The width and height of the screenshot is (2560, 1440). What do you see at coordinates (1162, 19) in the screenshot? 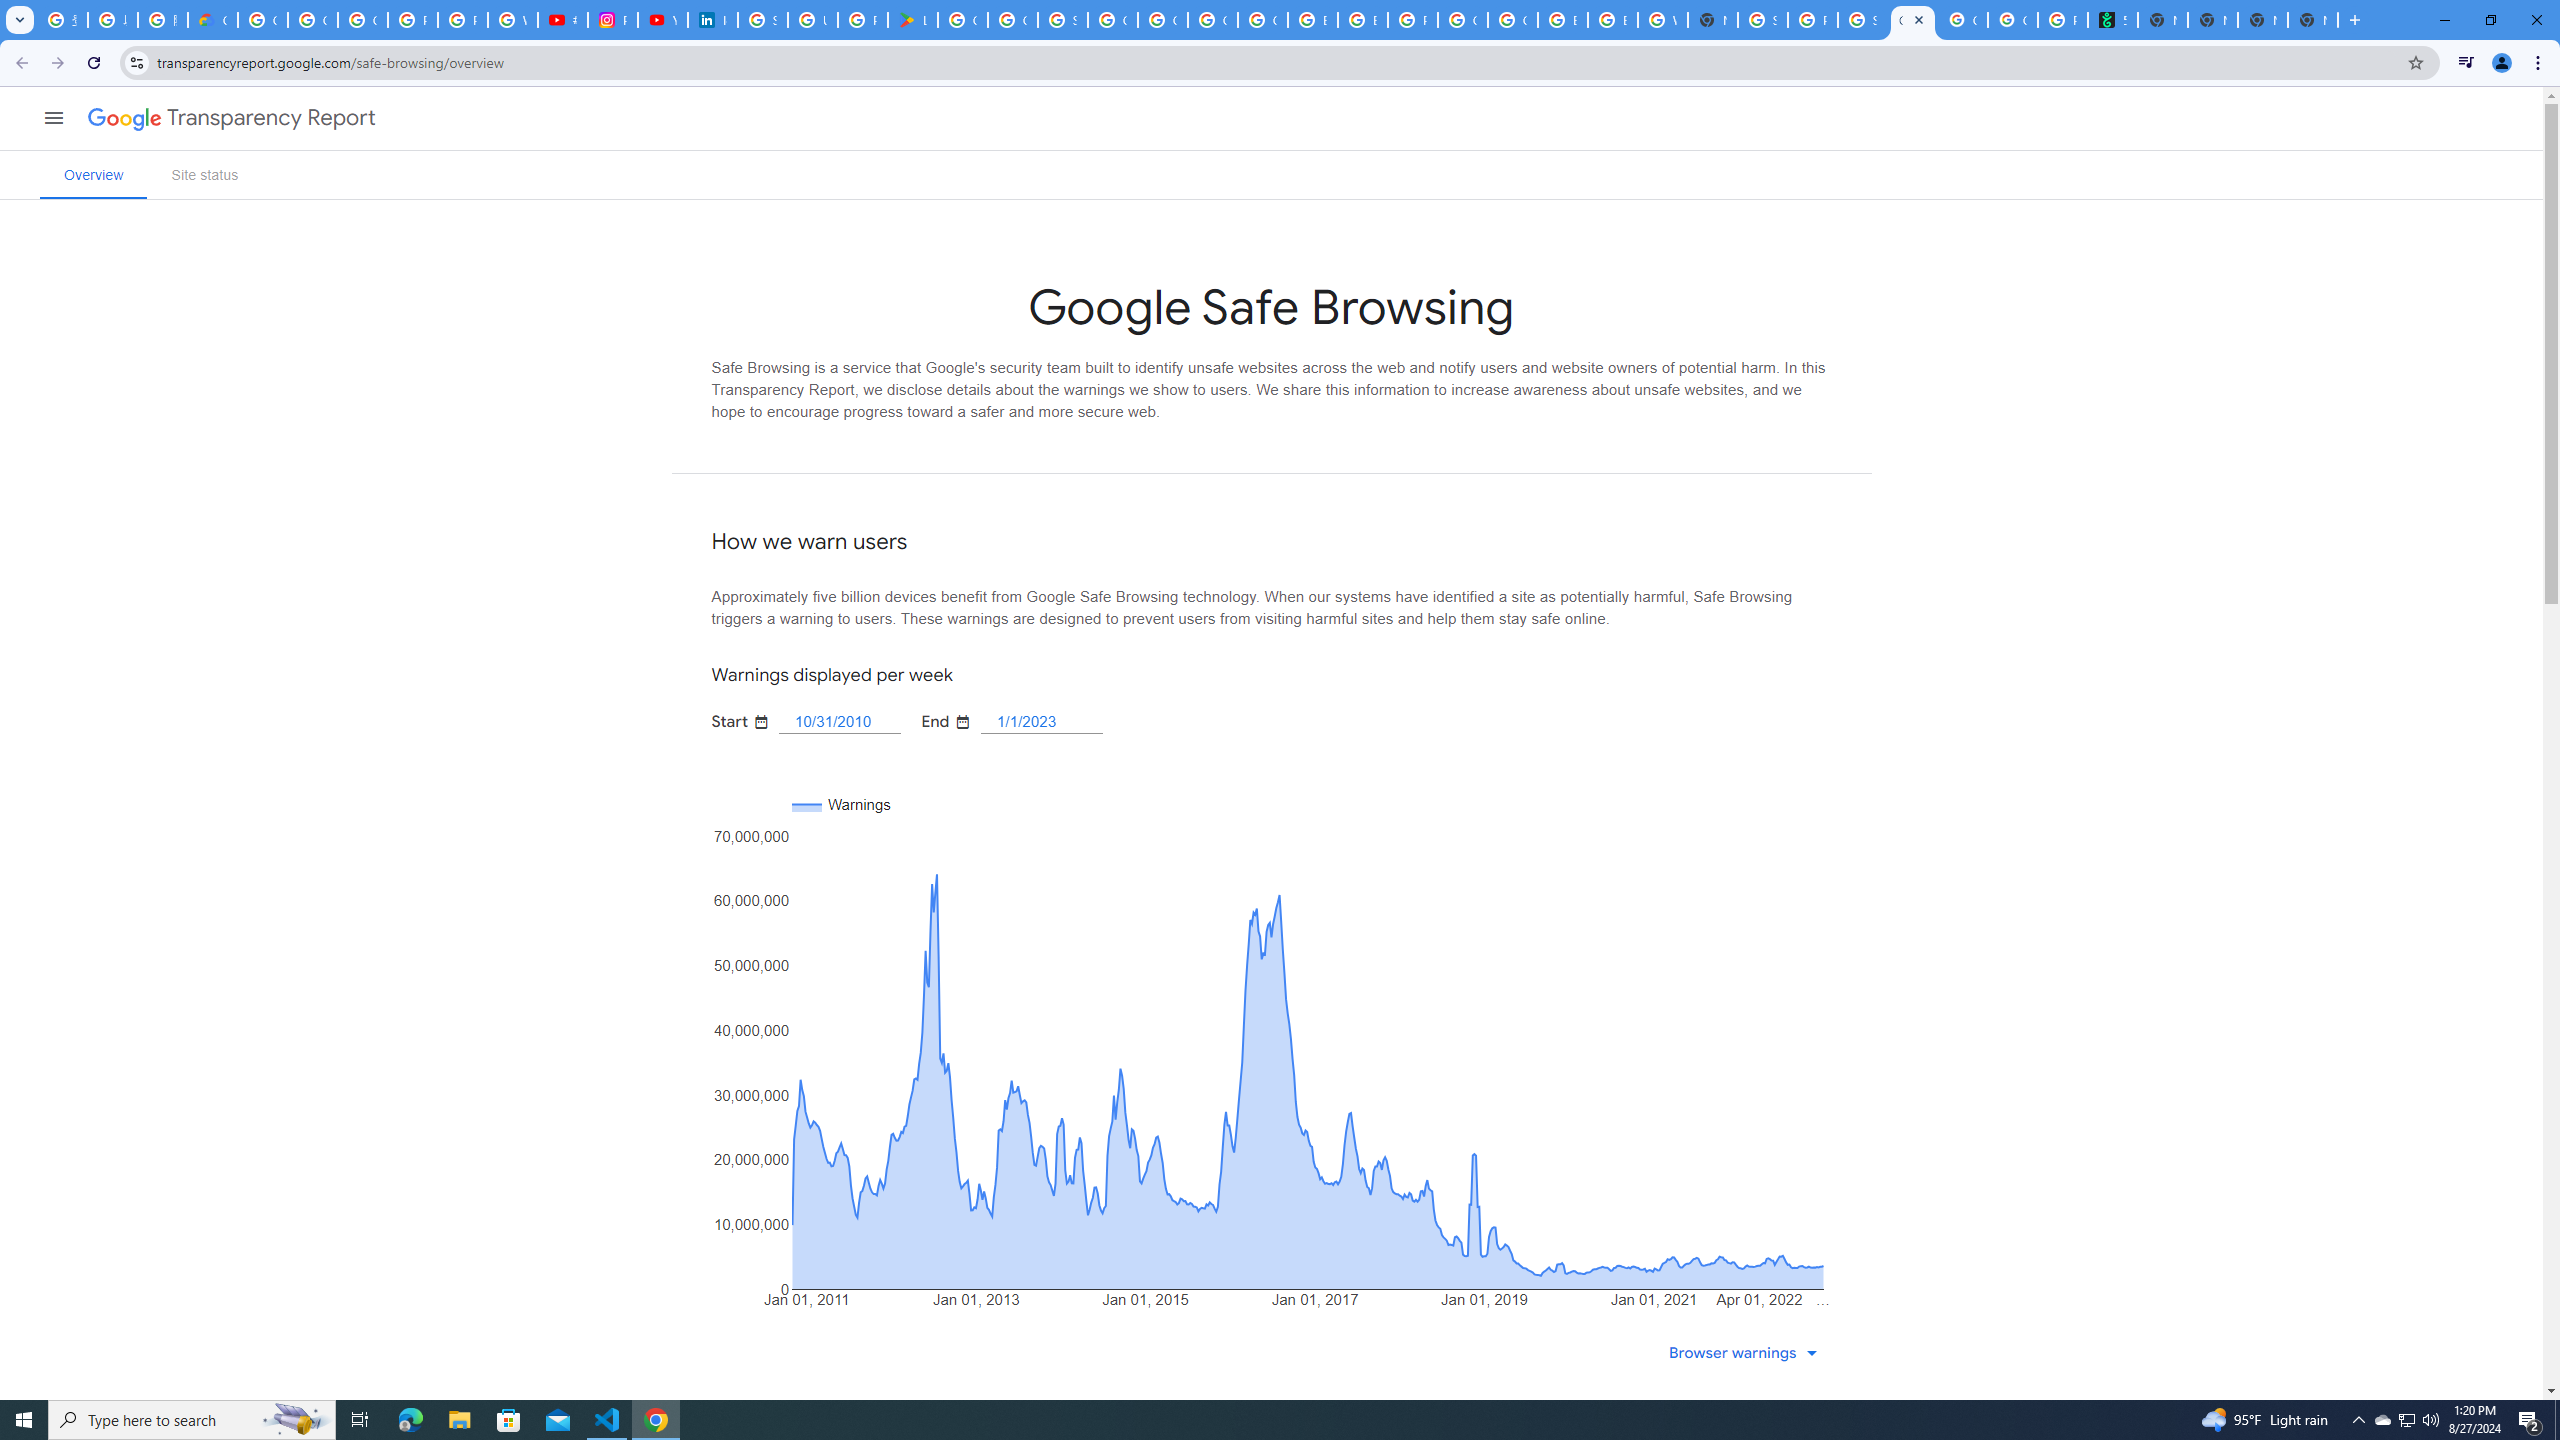
I see `'Google Cloud Platform'` at bounding box center [1162, 19].